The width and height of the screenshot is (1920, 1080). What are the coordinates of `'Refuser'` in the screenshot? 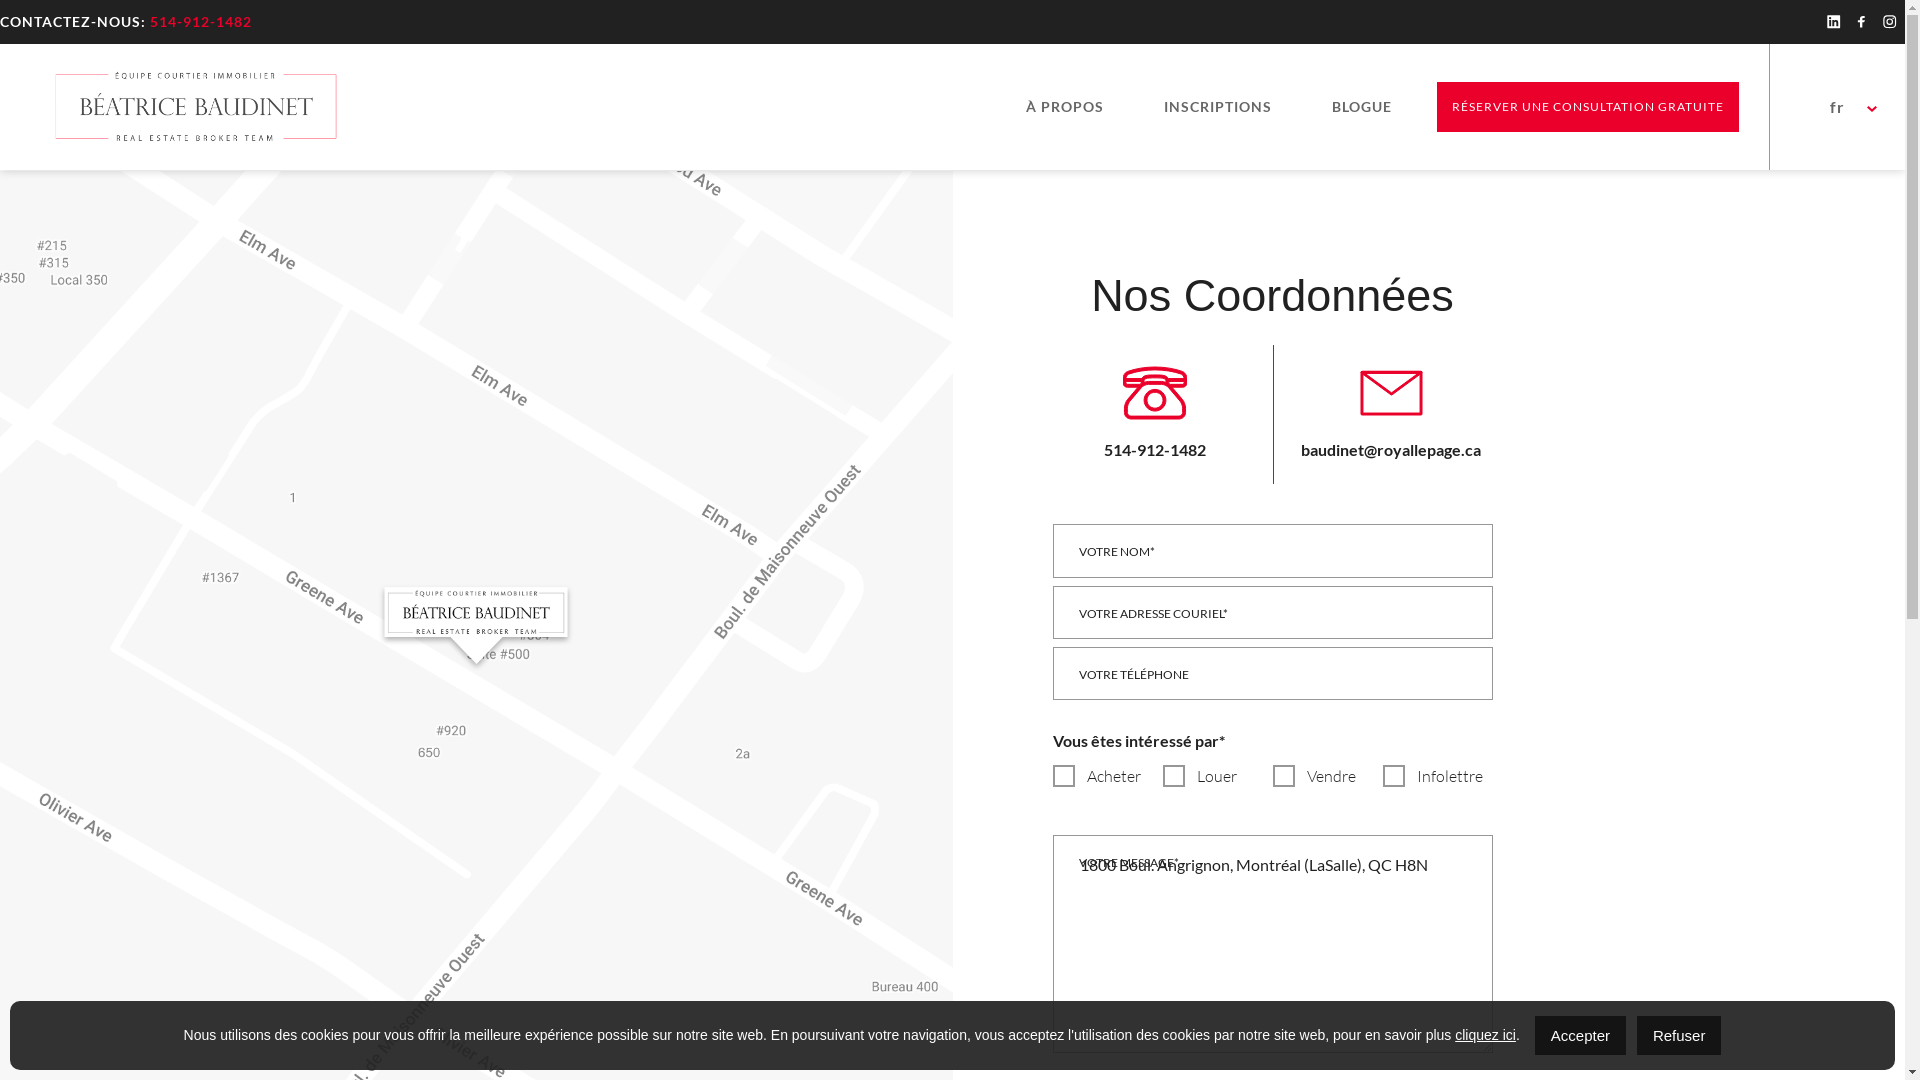 It's located at (1679, 1035).